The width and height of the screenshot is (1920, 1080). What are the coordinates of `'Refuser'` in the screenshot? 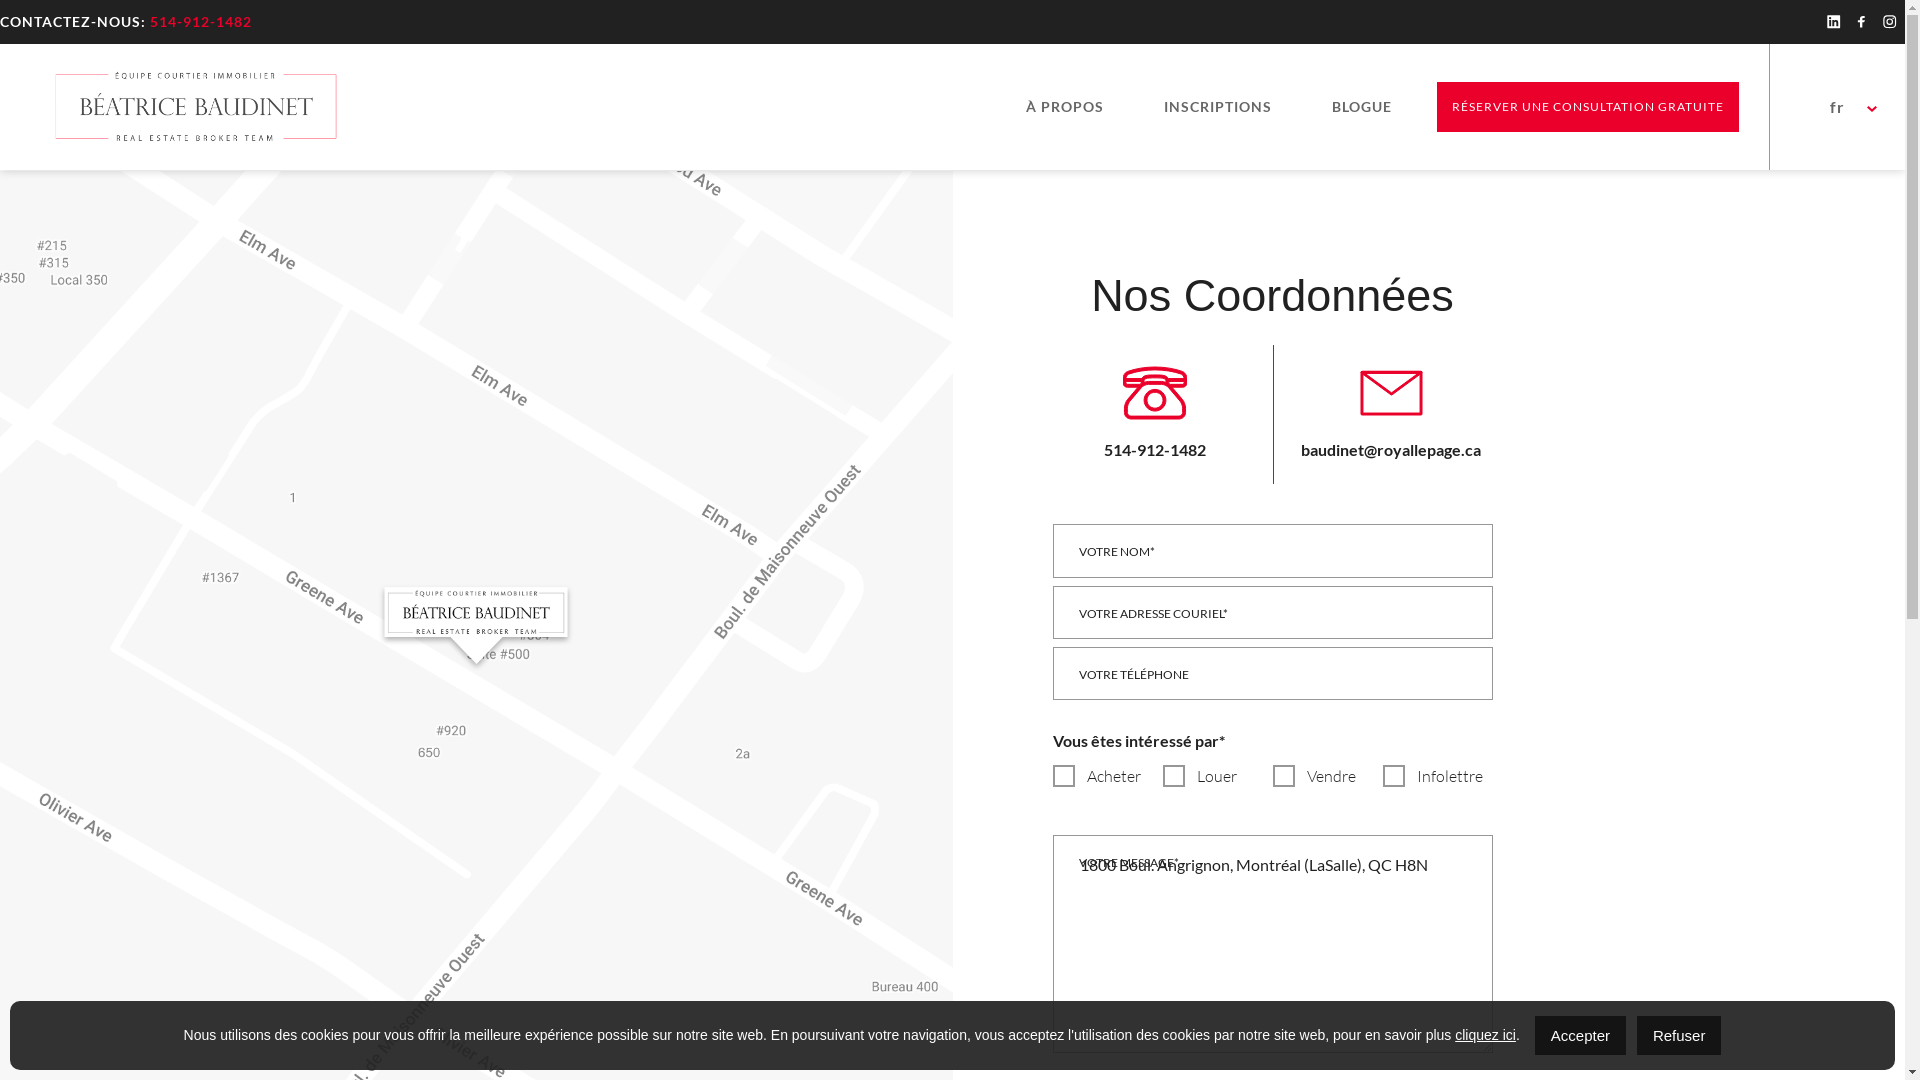 It's located at (1679, 1035).